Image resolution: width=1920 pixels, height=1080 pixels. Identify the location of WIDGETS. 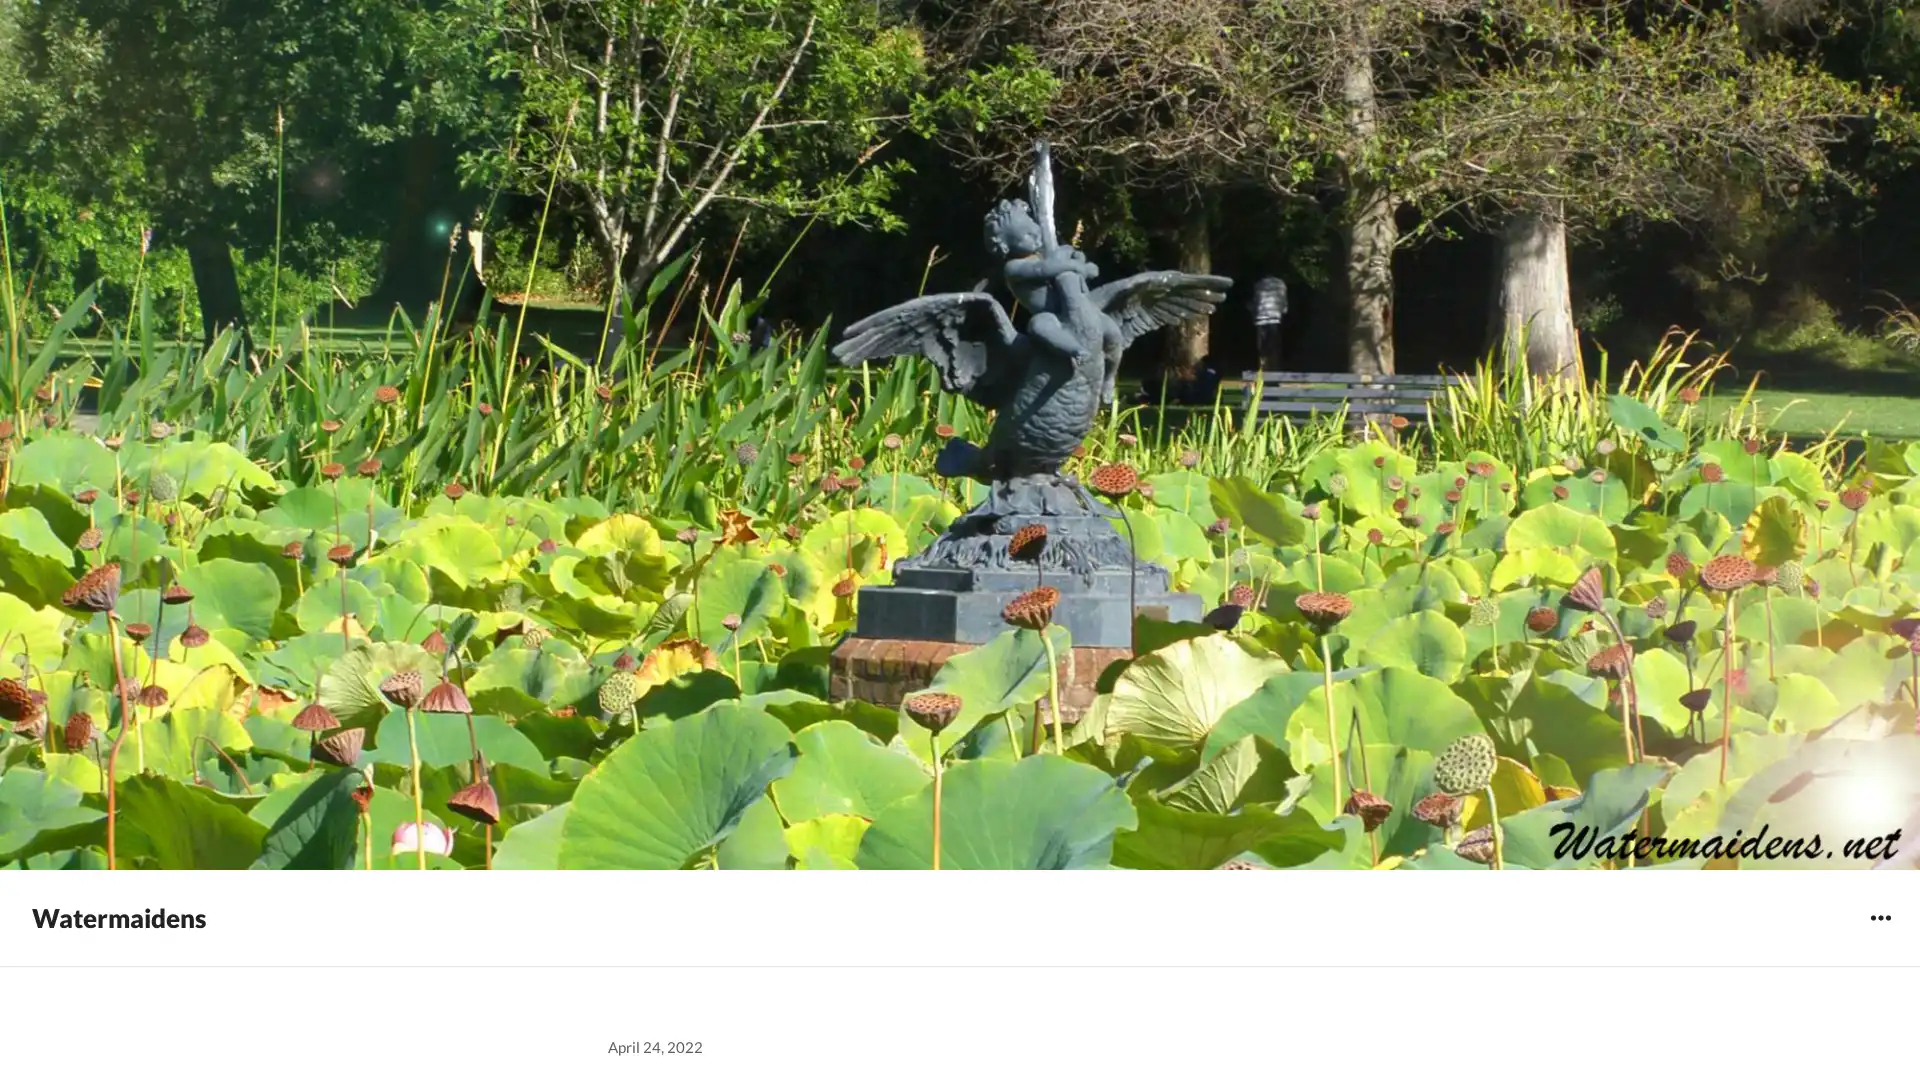
(1879, 917).